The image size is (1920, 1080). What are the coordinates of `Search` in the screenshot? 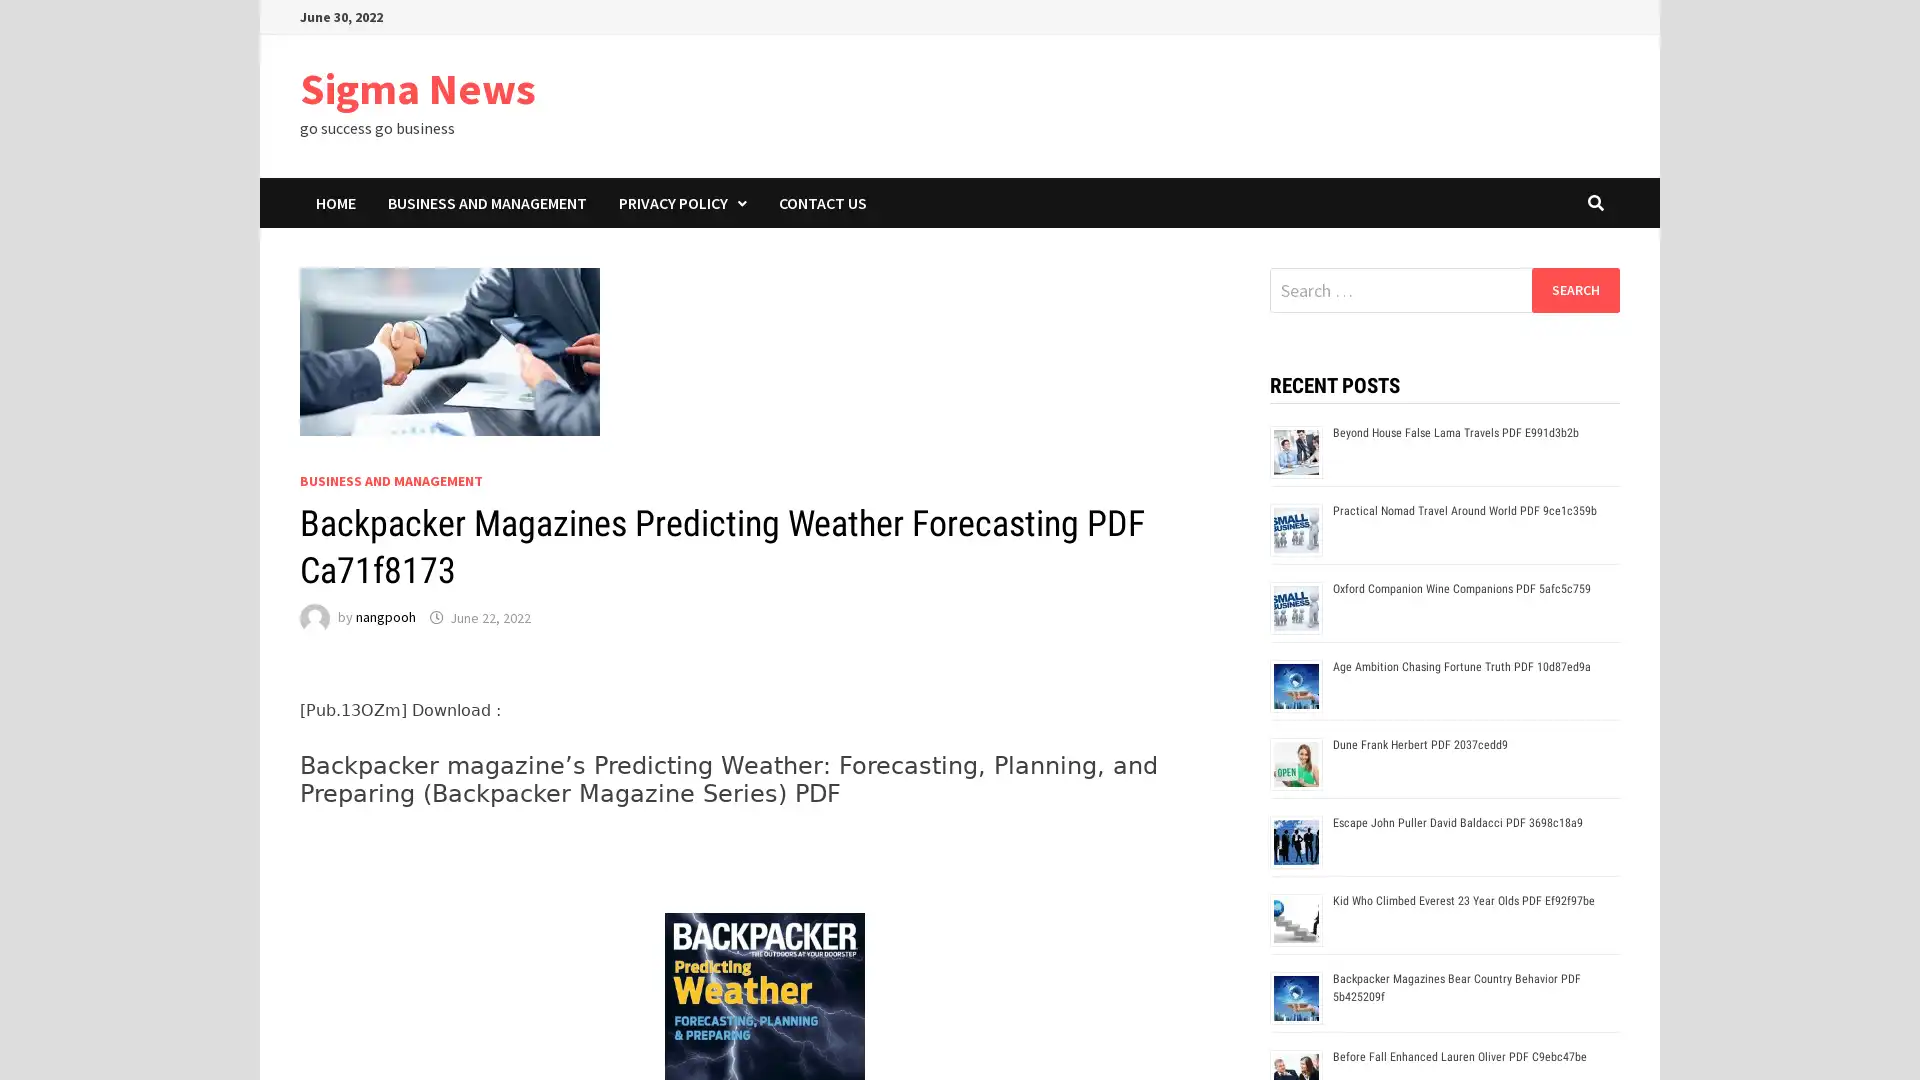 It's located at (1574, 289).